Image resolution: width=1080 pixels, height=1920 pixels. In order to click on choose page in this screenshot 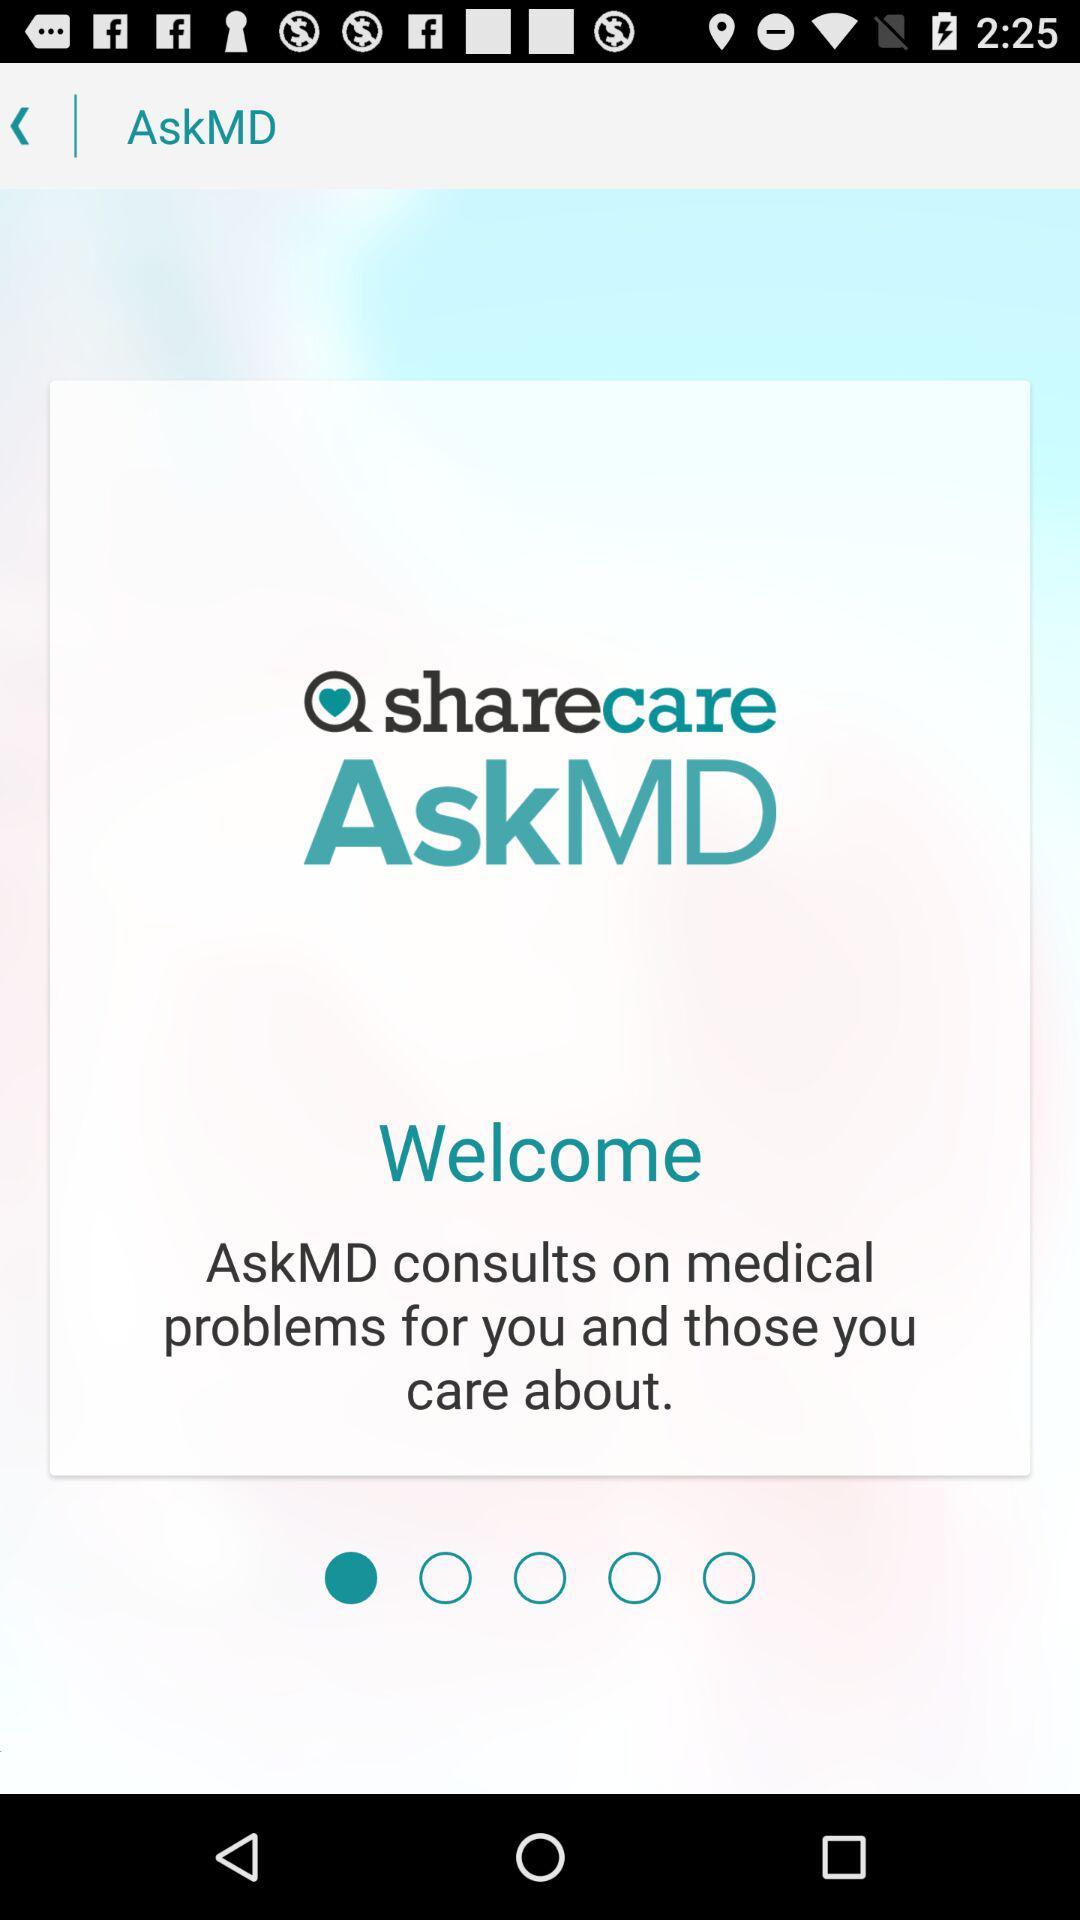, I will do `click(540, 1577)`.